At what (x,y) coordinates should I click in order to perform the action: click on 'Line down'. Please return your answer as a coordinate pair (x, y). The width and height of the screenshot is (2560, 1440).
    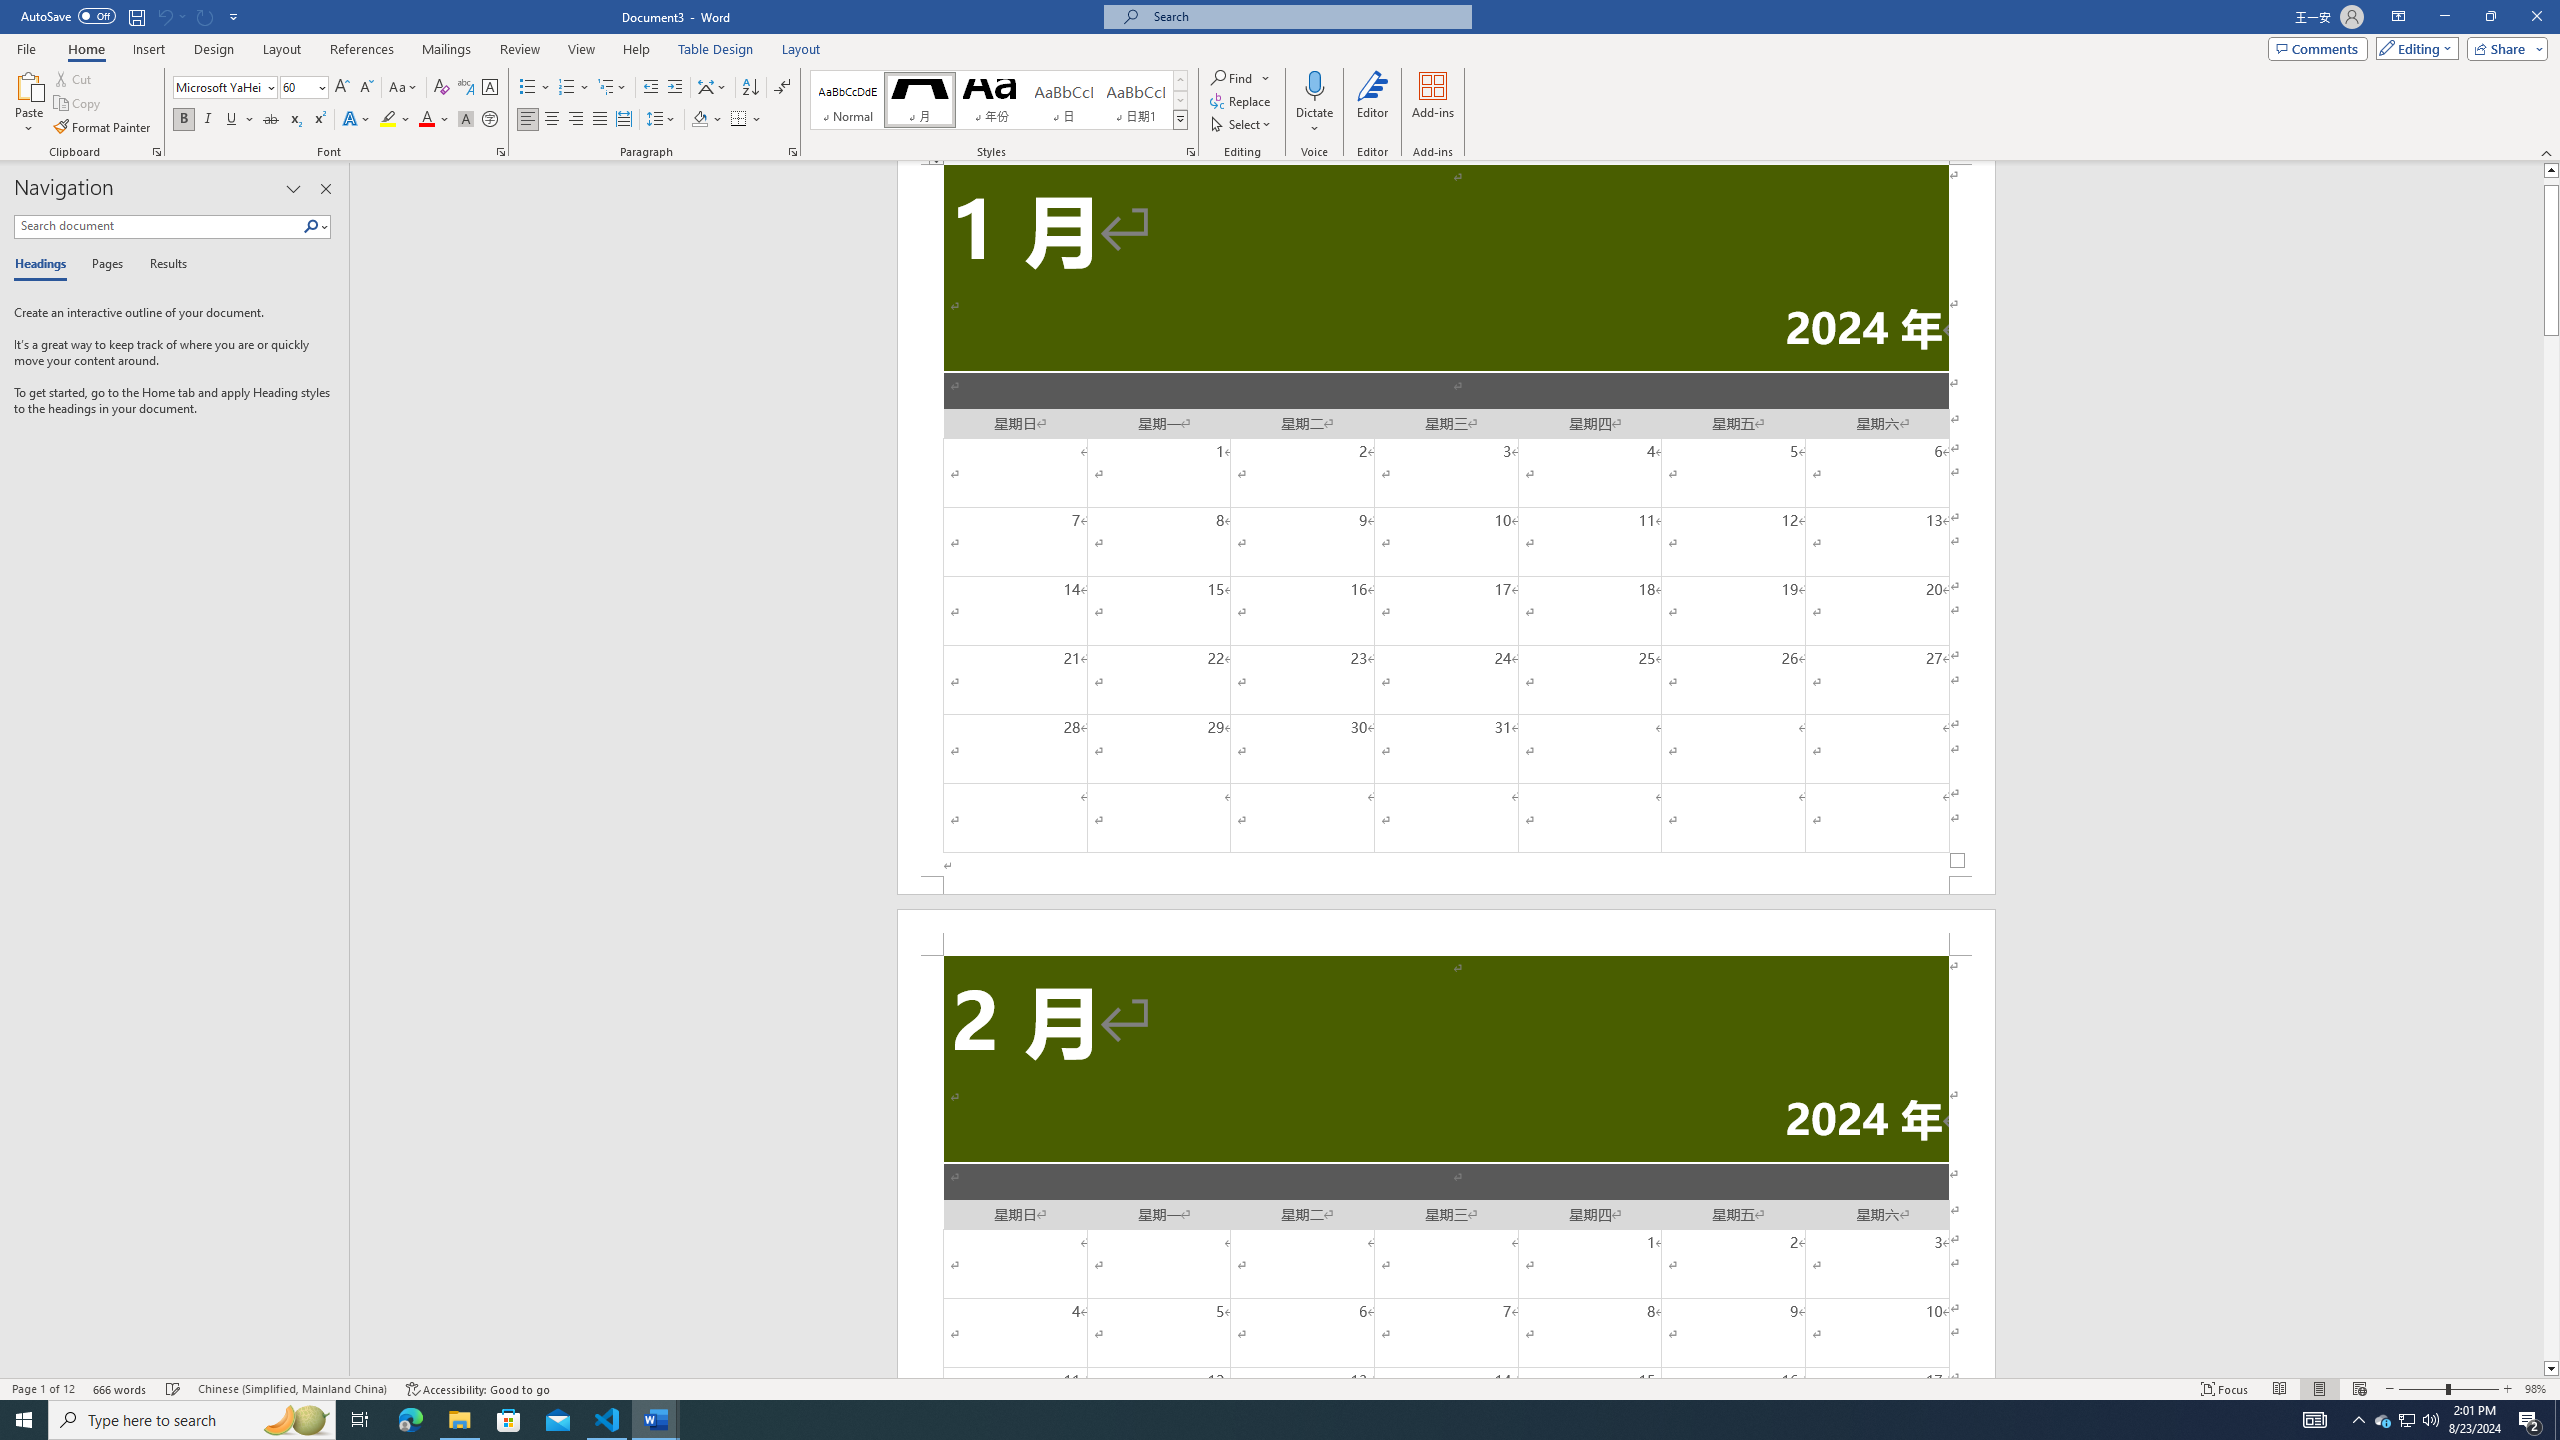
    Looking at the image, I should click on (2551, 1368).